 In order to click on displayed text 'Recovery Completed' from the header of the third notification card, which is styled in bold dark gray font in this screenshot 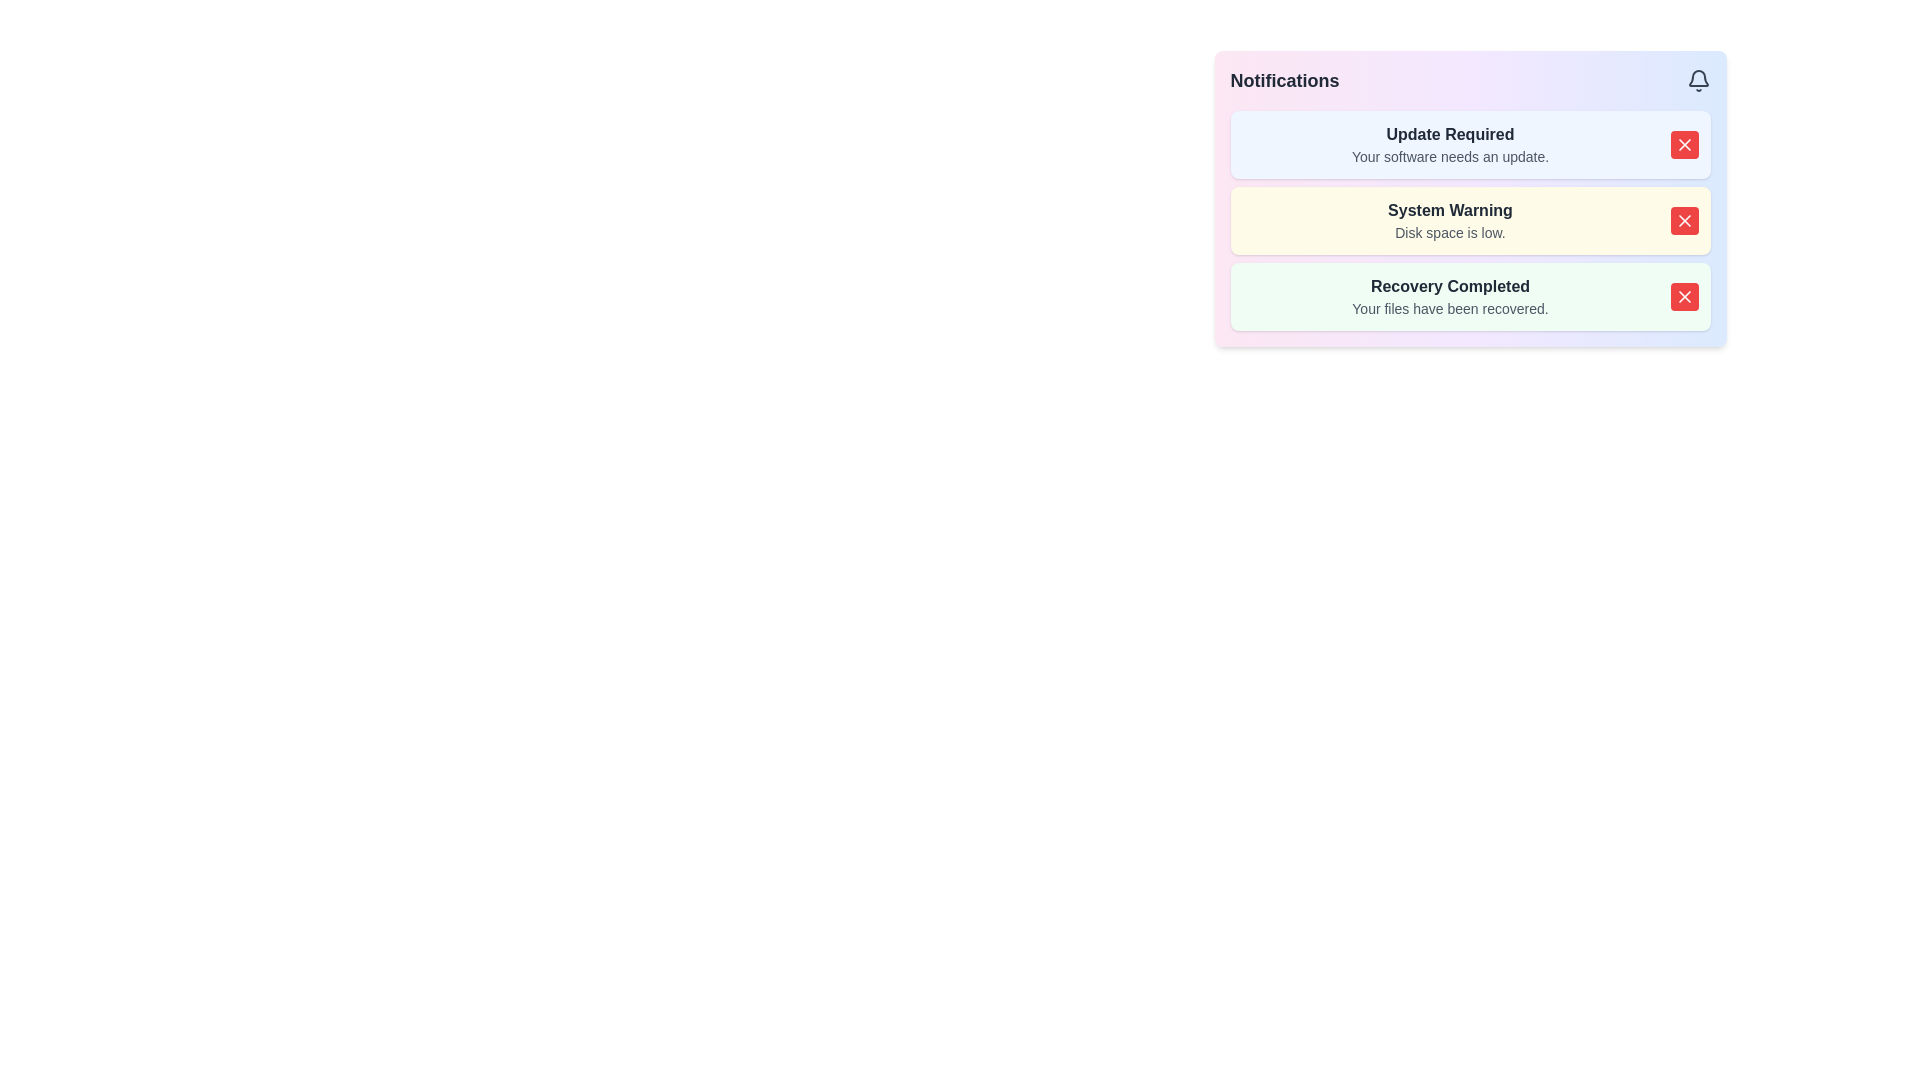, I will do `click(1450, 286)`.